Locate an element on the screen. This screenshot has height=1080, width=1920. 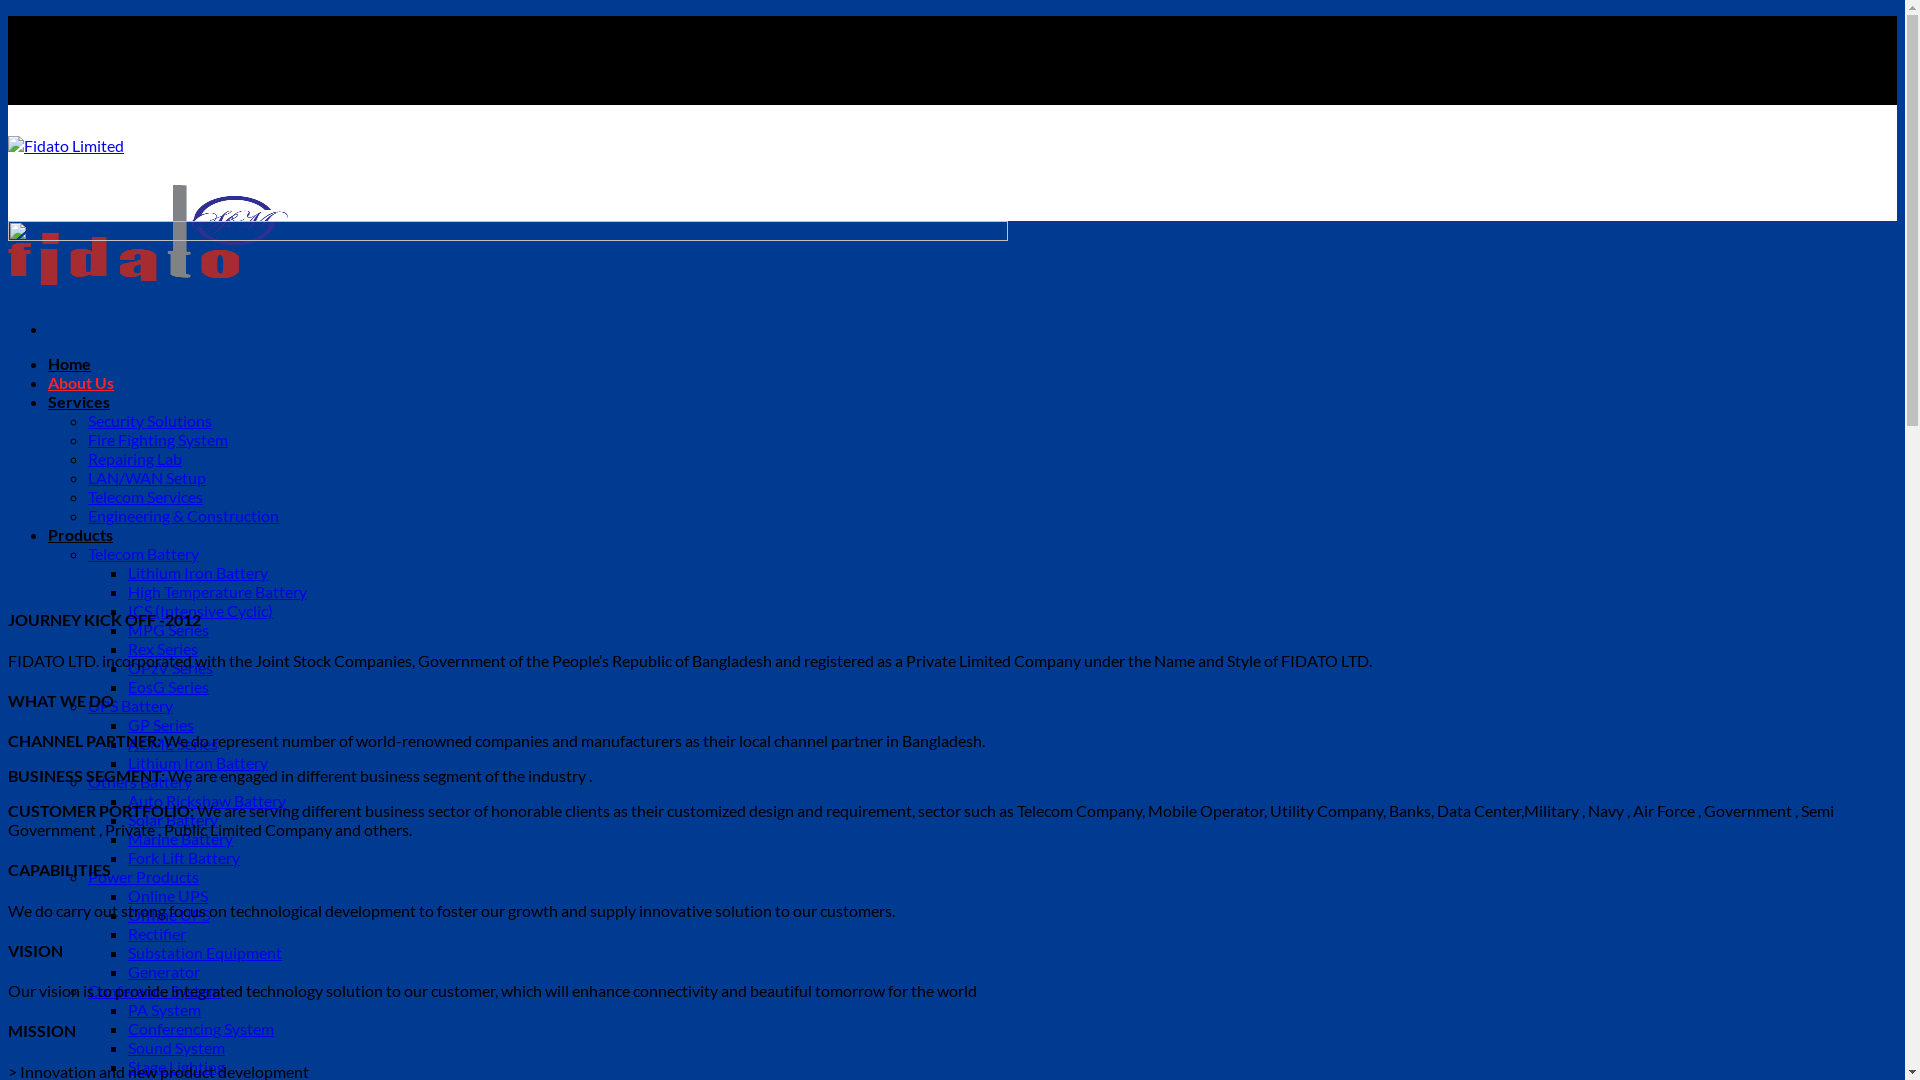
'Products' is located at coordinates (80, 533).